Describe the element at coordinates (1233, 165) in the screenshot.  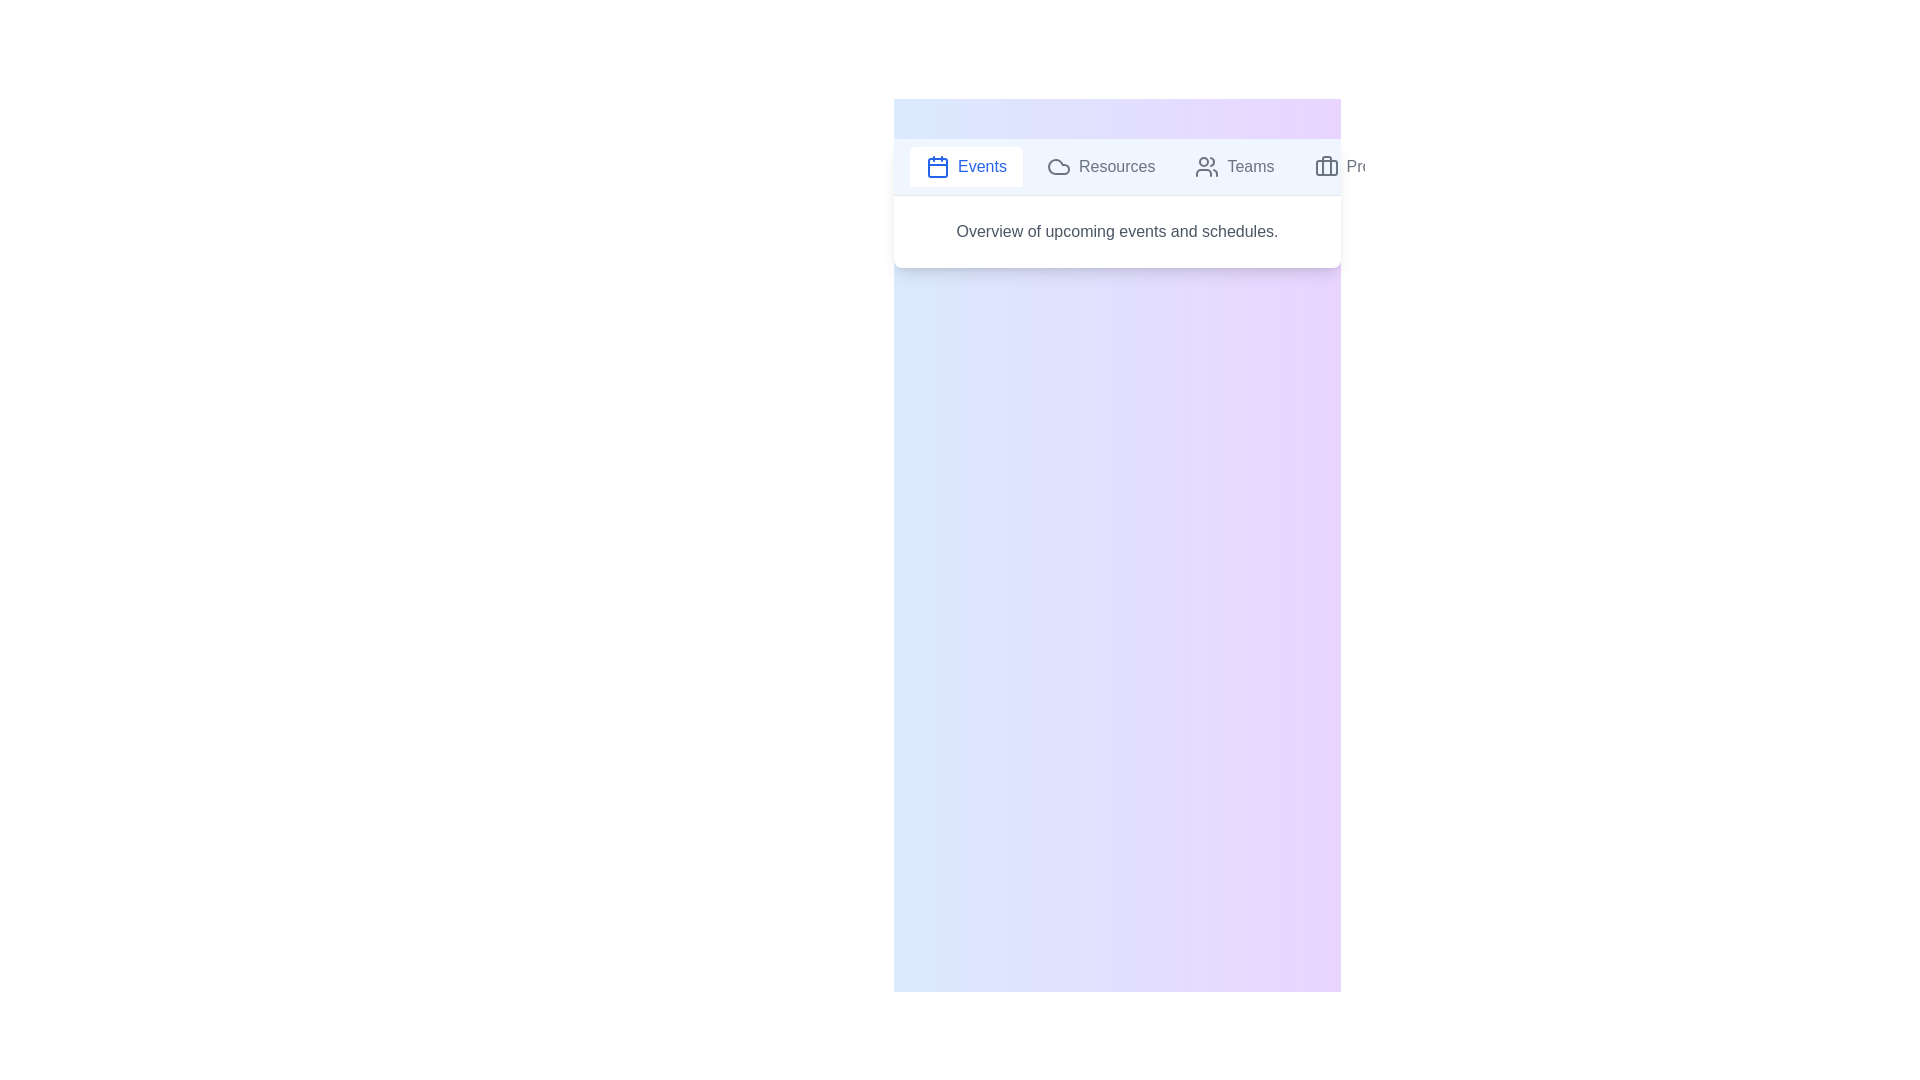
I see `the tab labeled Teams to display its content` at that location.